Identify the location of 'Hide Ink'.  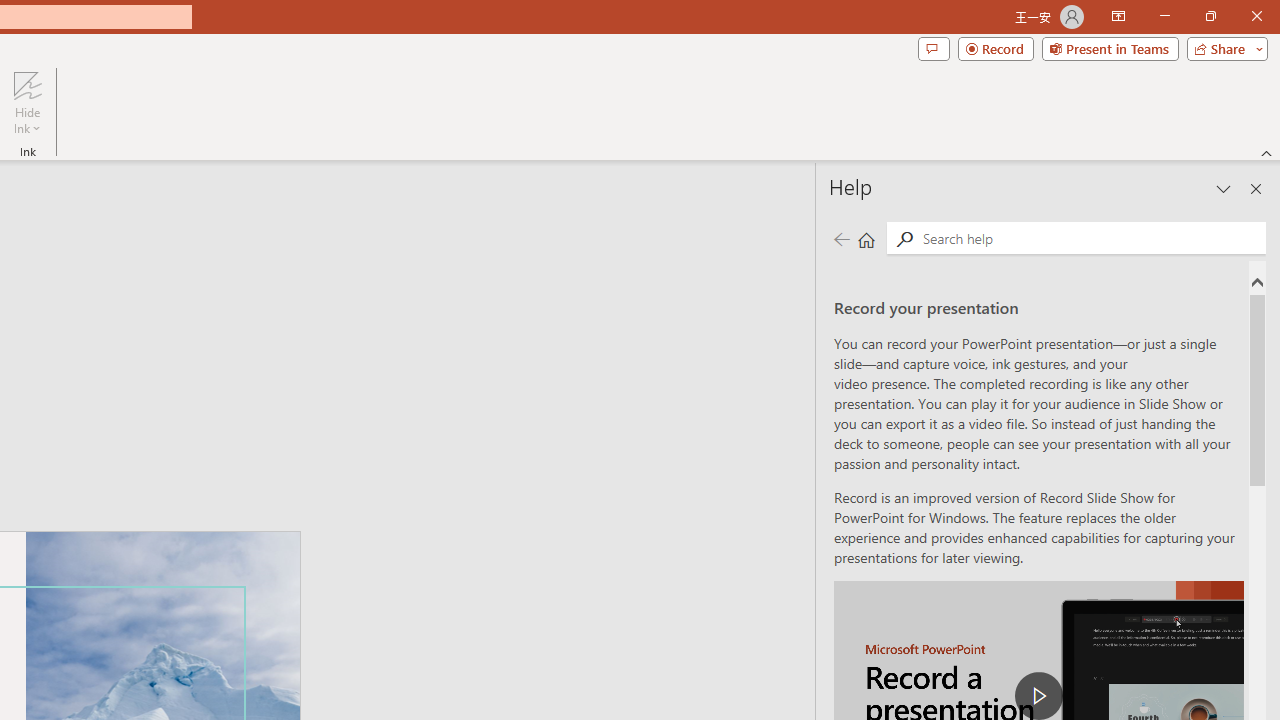
(27, 84).